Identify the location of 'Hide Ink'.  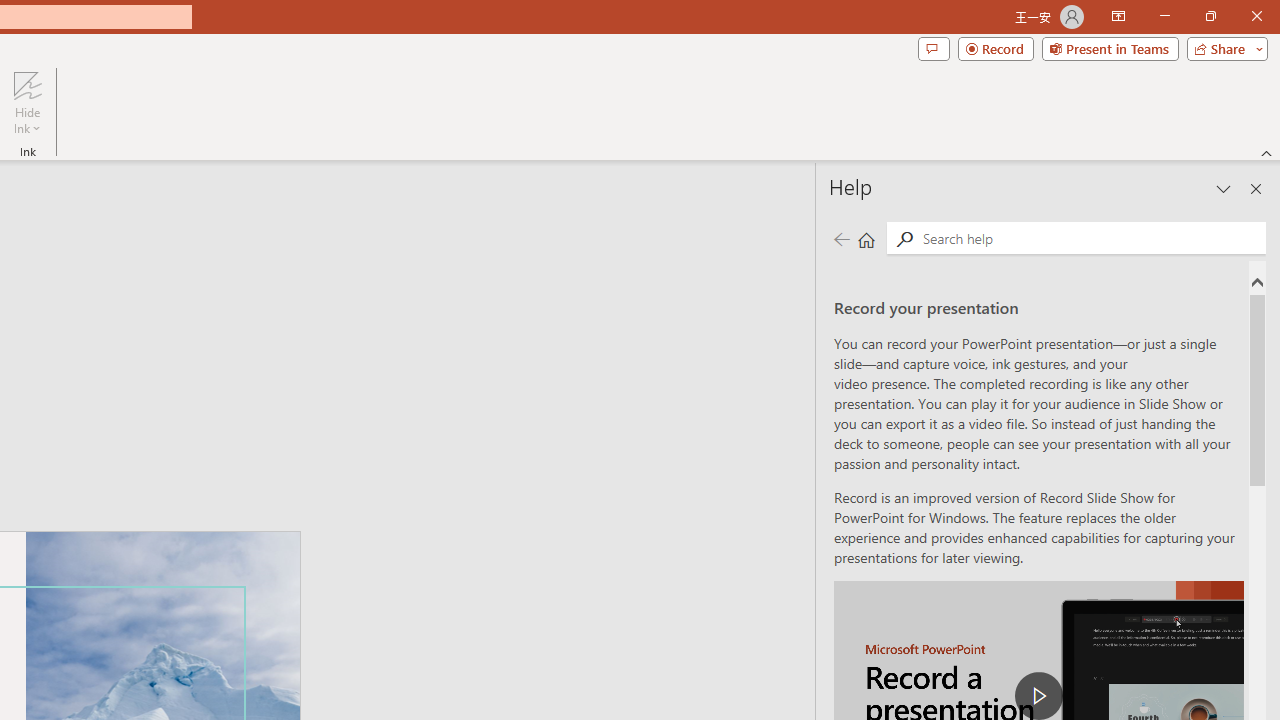
(27, 84).